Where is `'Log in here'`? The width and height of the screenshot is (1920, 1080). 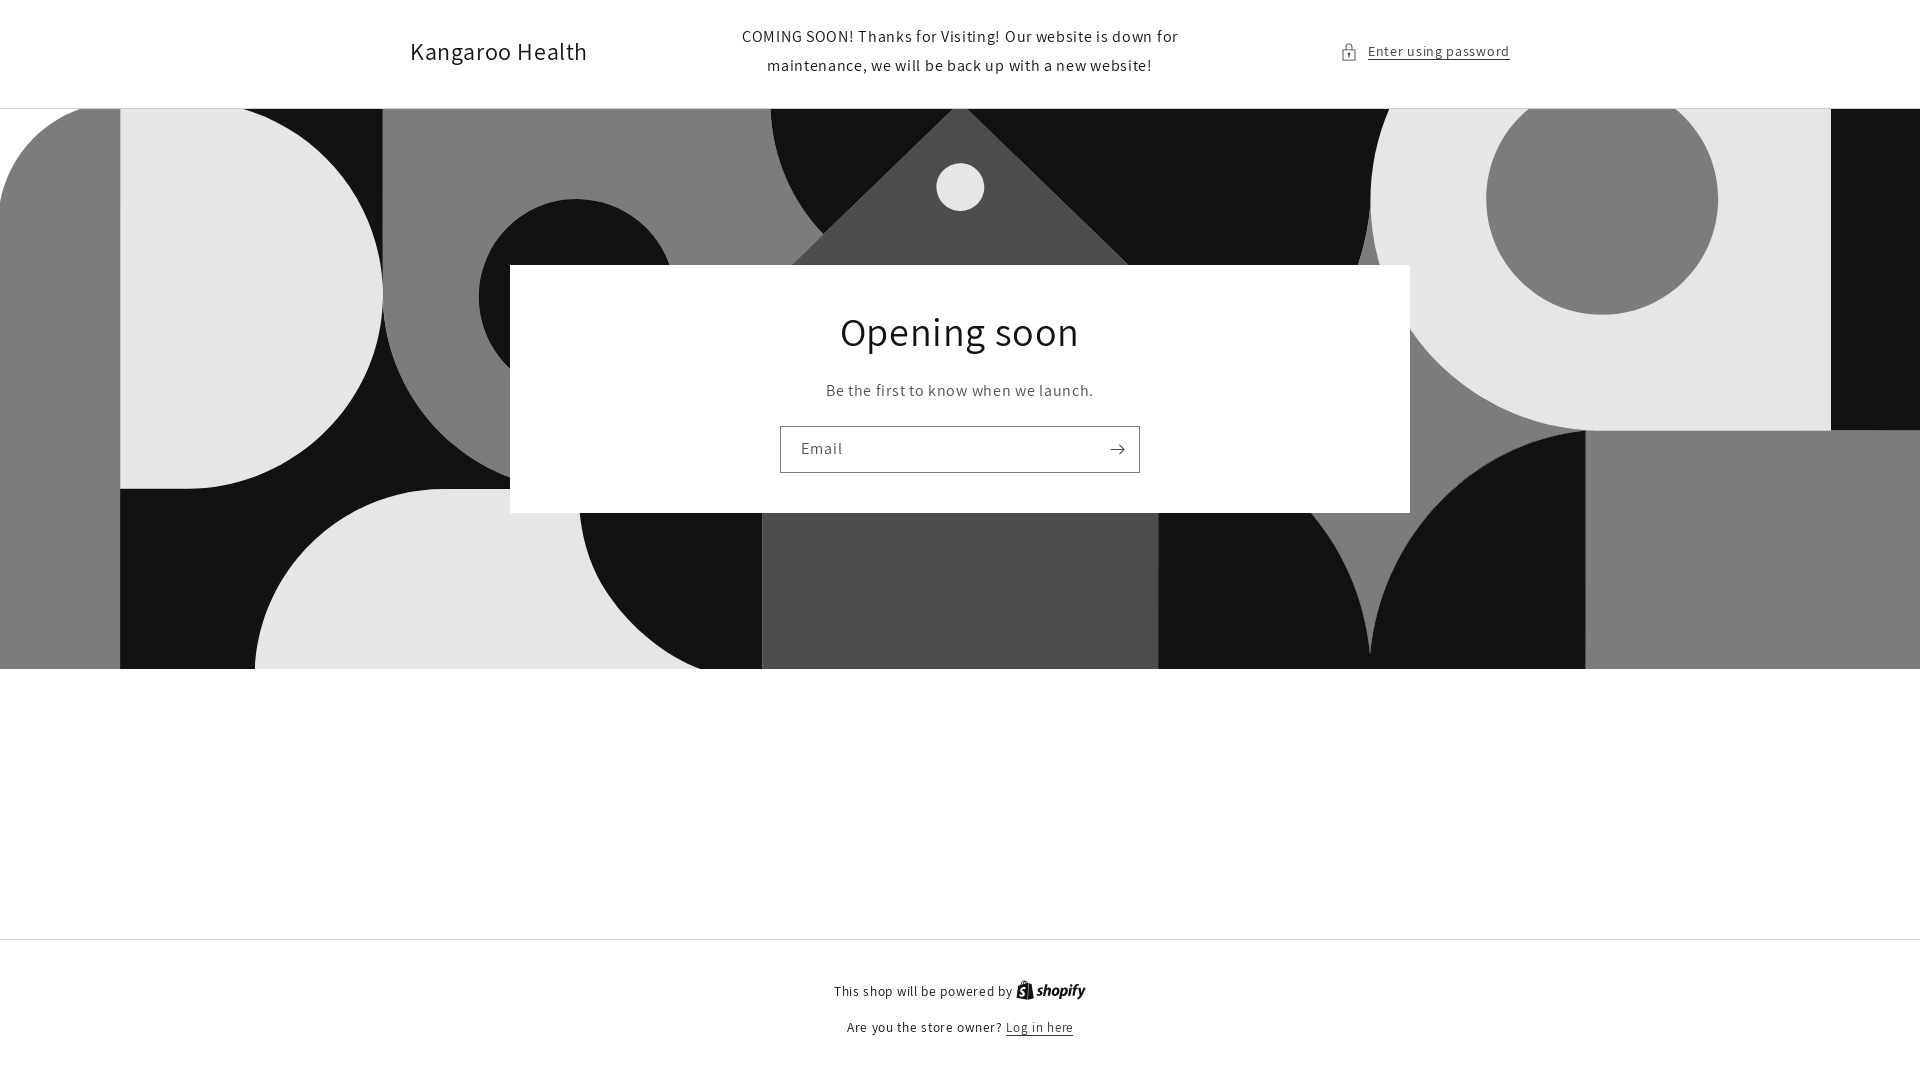 'Log in here' is located at coordinates (1039, 1028).